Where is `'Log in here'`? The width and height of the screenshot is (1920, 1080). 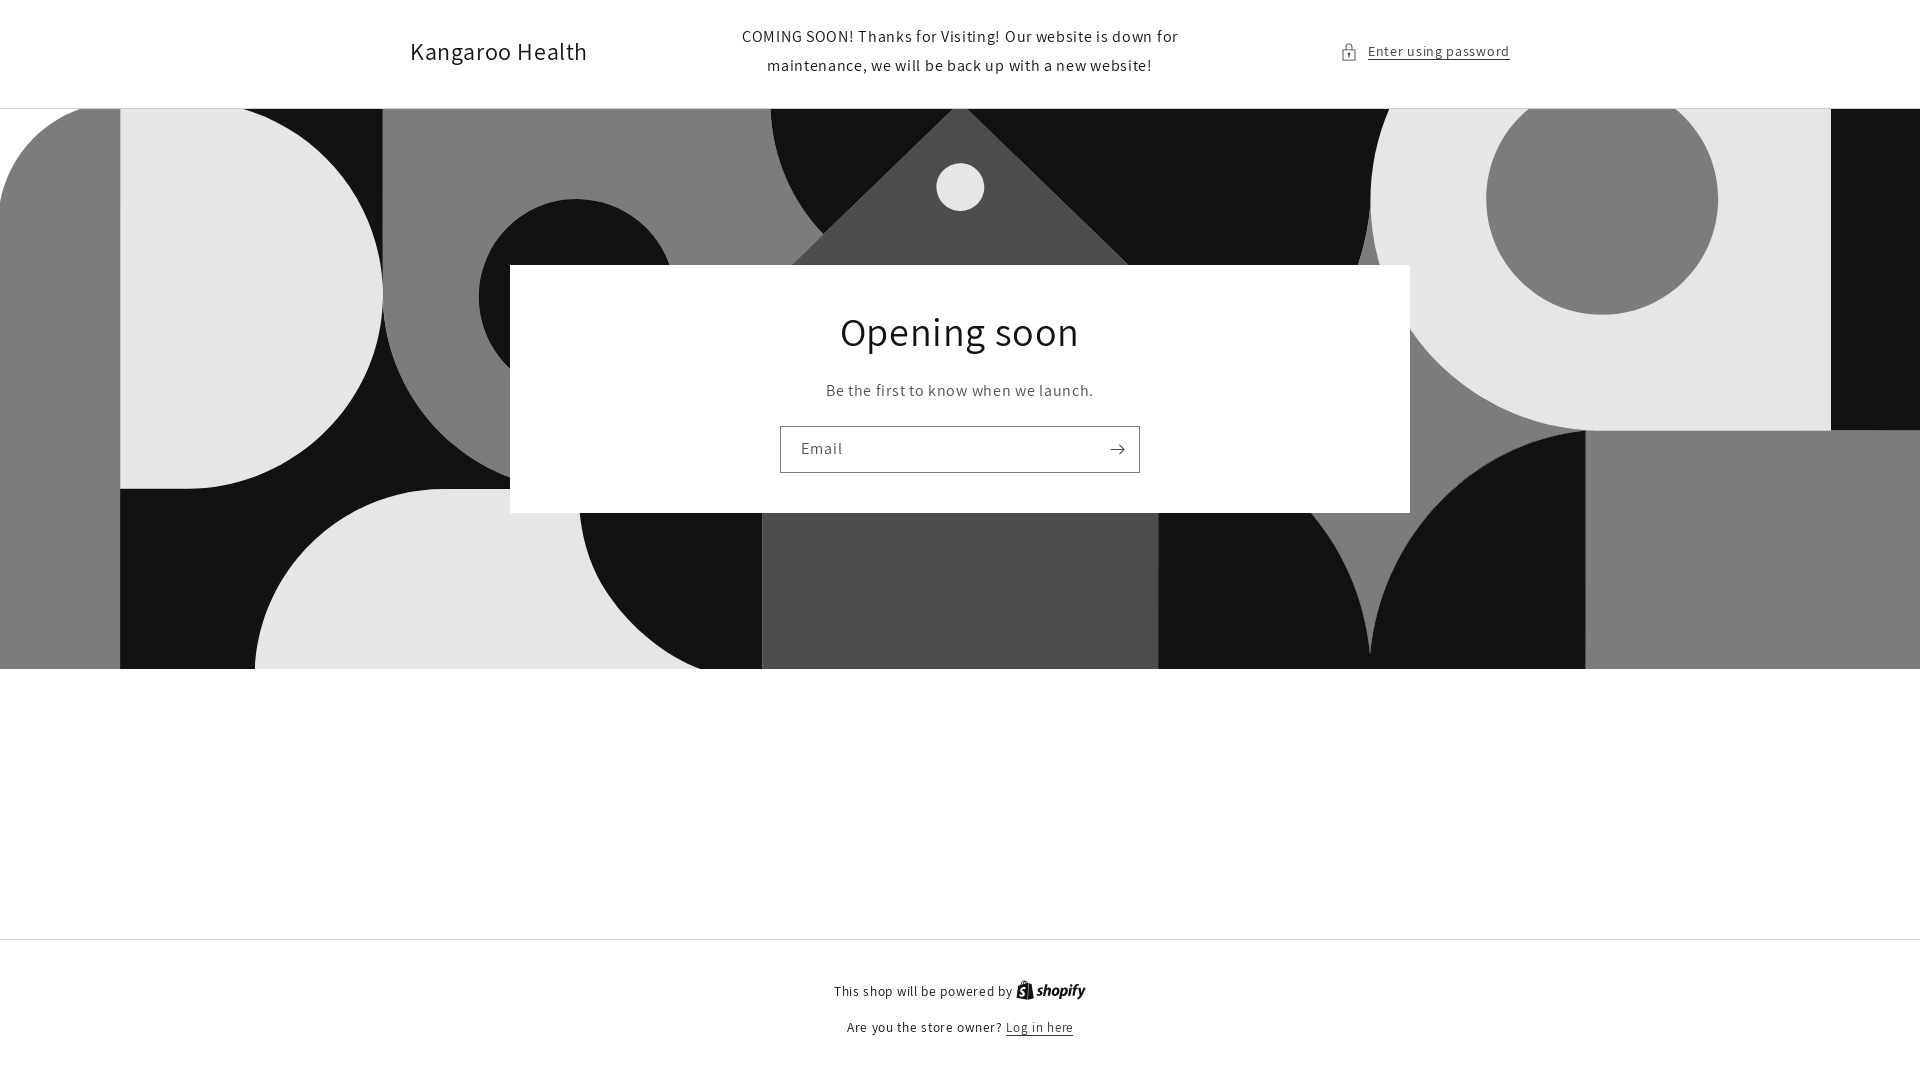 'Log in here' is located at coordinates (1039, 1028).